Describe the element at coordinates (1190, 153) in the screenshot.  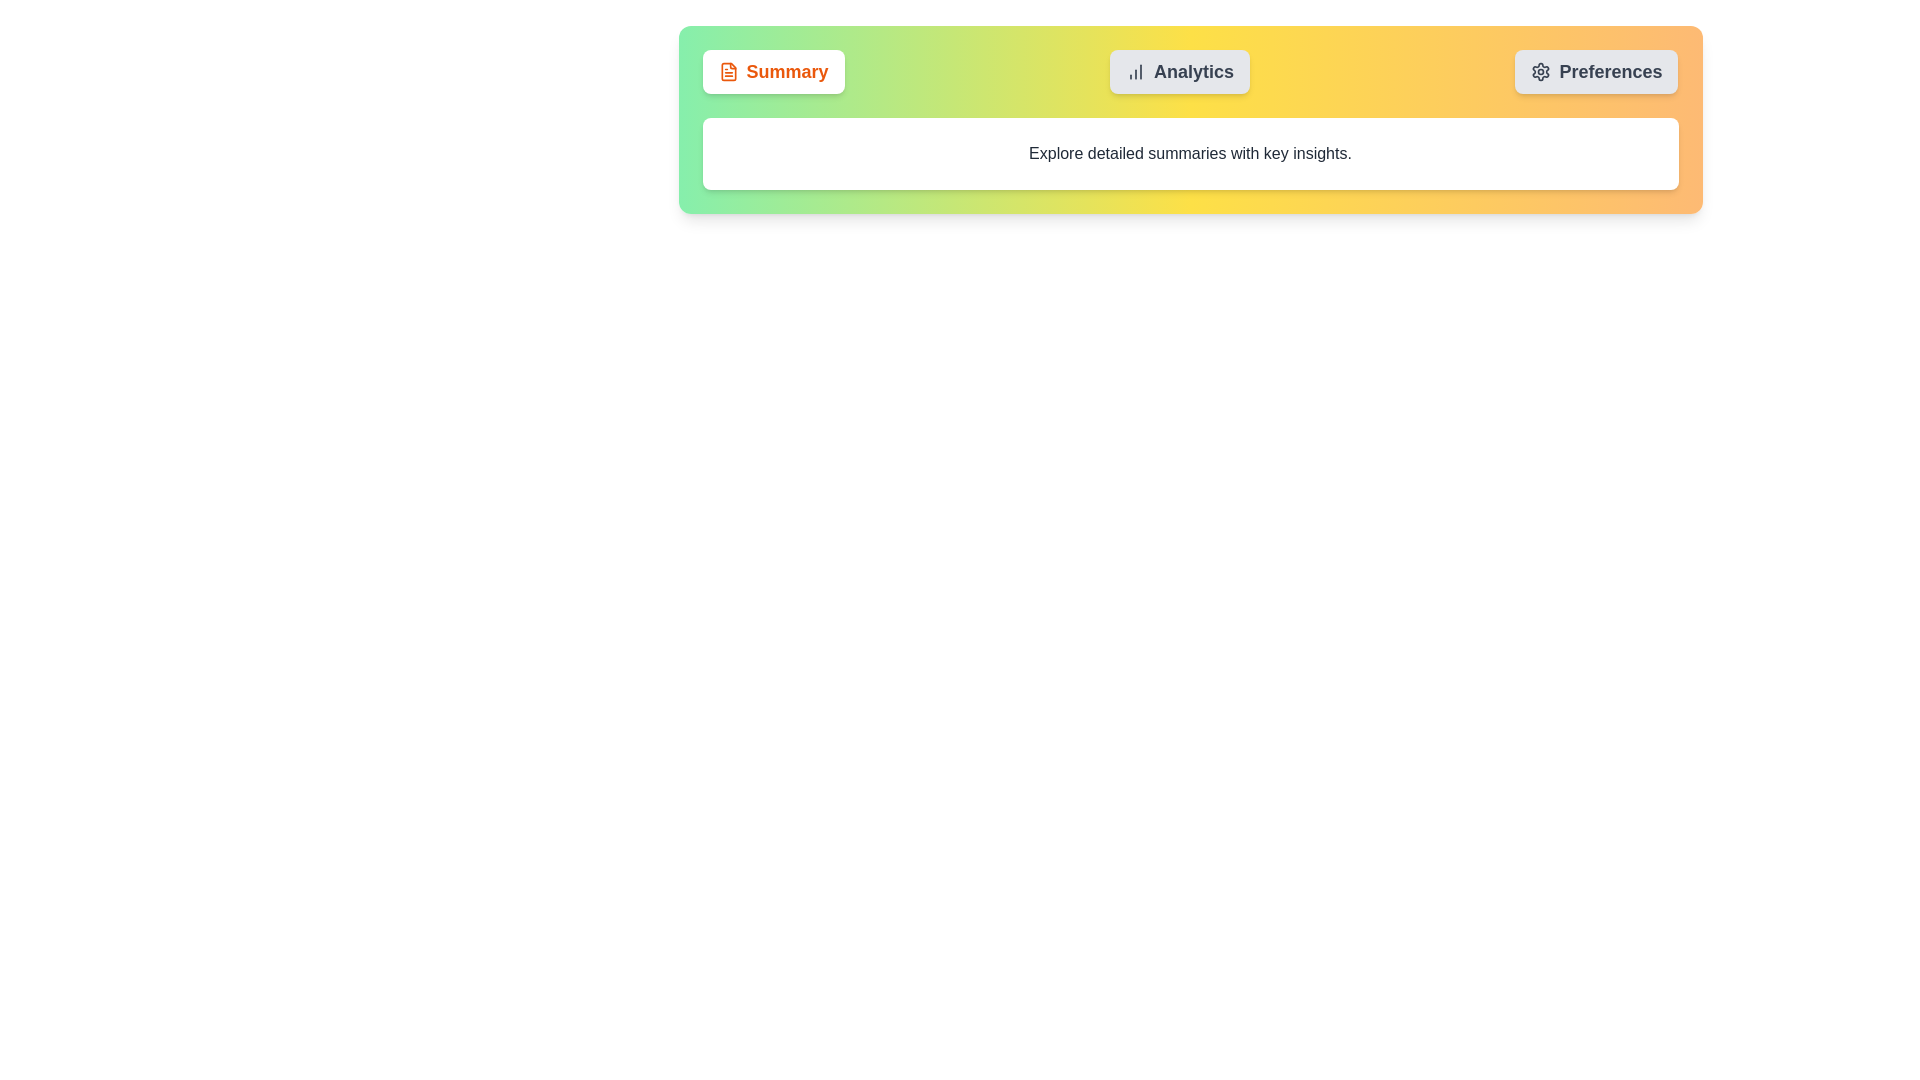
I see `text from the static tooltip box that contains the message 'Explore detailed summaries with key insights.' which is centered in a dark gray font and has a white background with rounded corners` at that location.